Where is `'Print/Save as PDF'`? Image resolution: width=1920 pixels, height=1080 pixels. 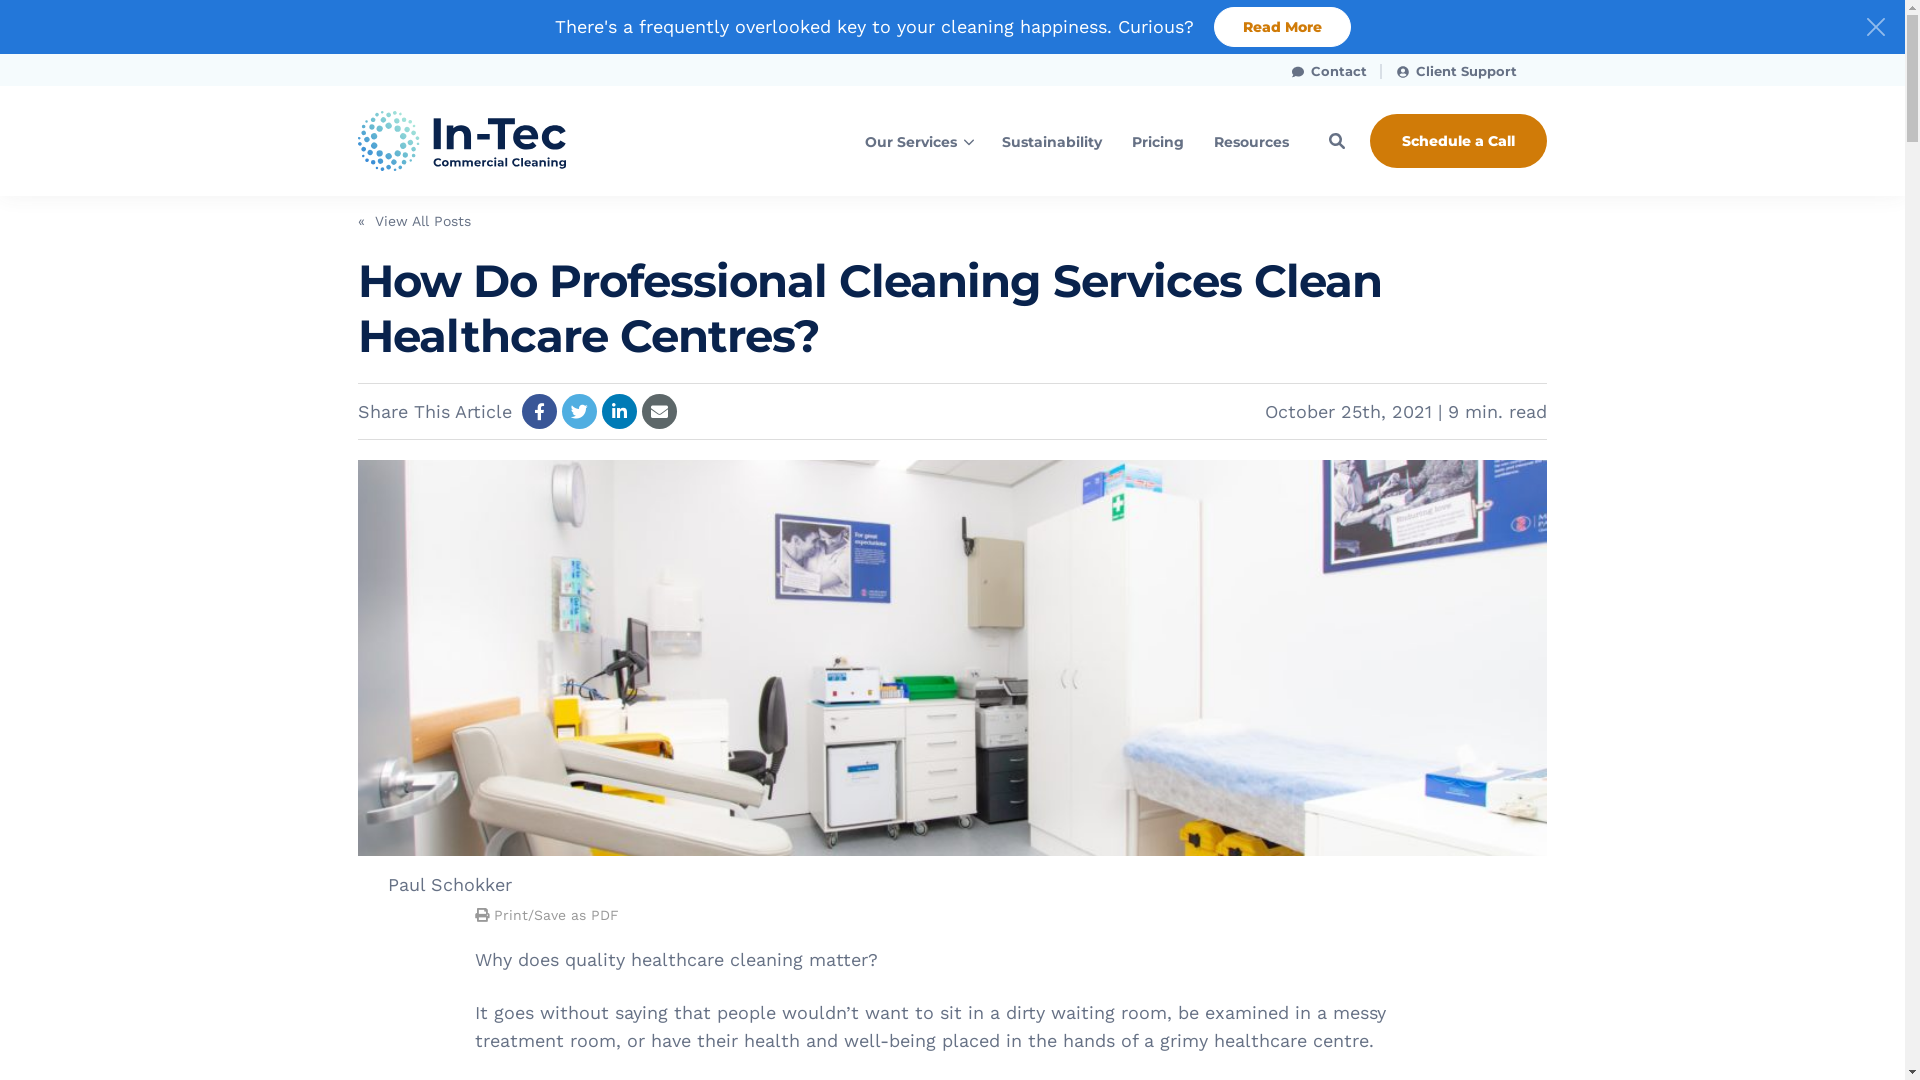 'Print/Save as PDF' is located at coordinates (547, 914).